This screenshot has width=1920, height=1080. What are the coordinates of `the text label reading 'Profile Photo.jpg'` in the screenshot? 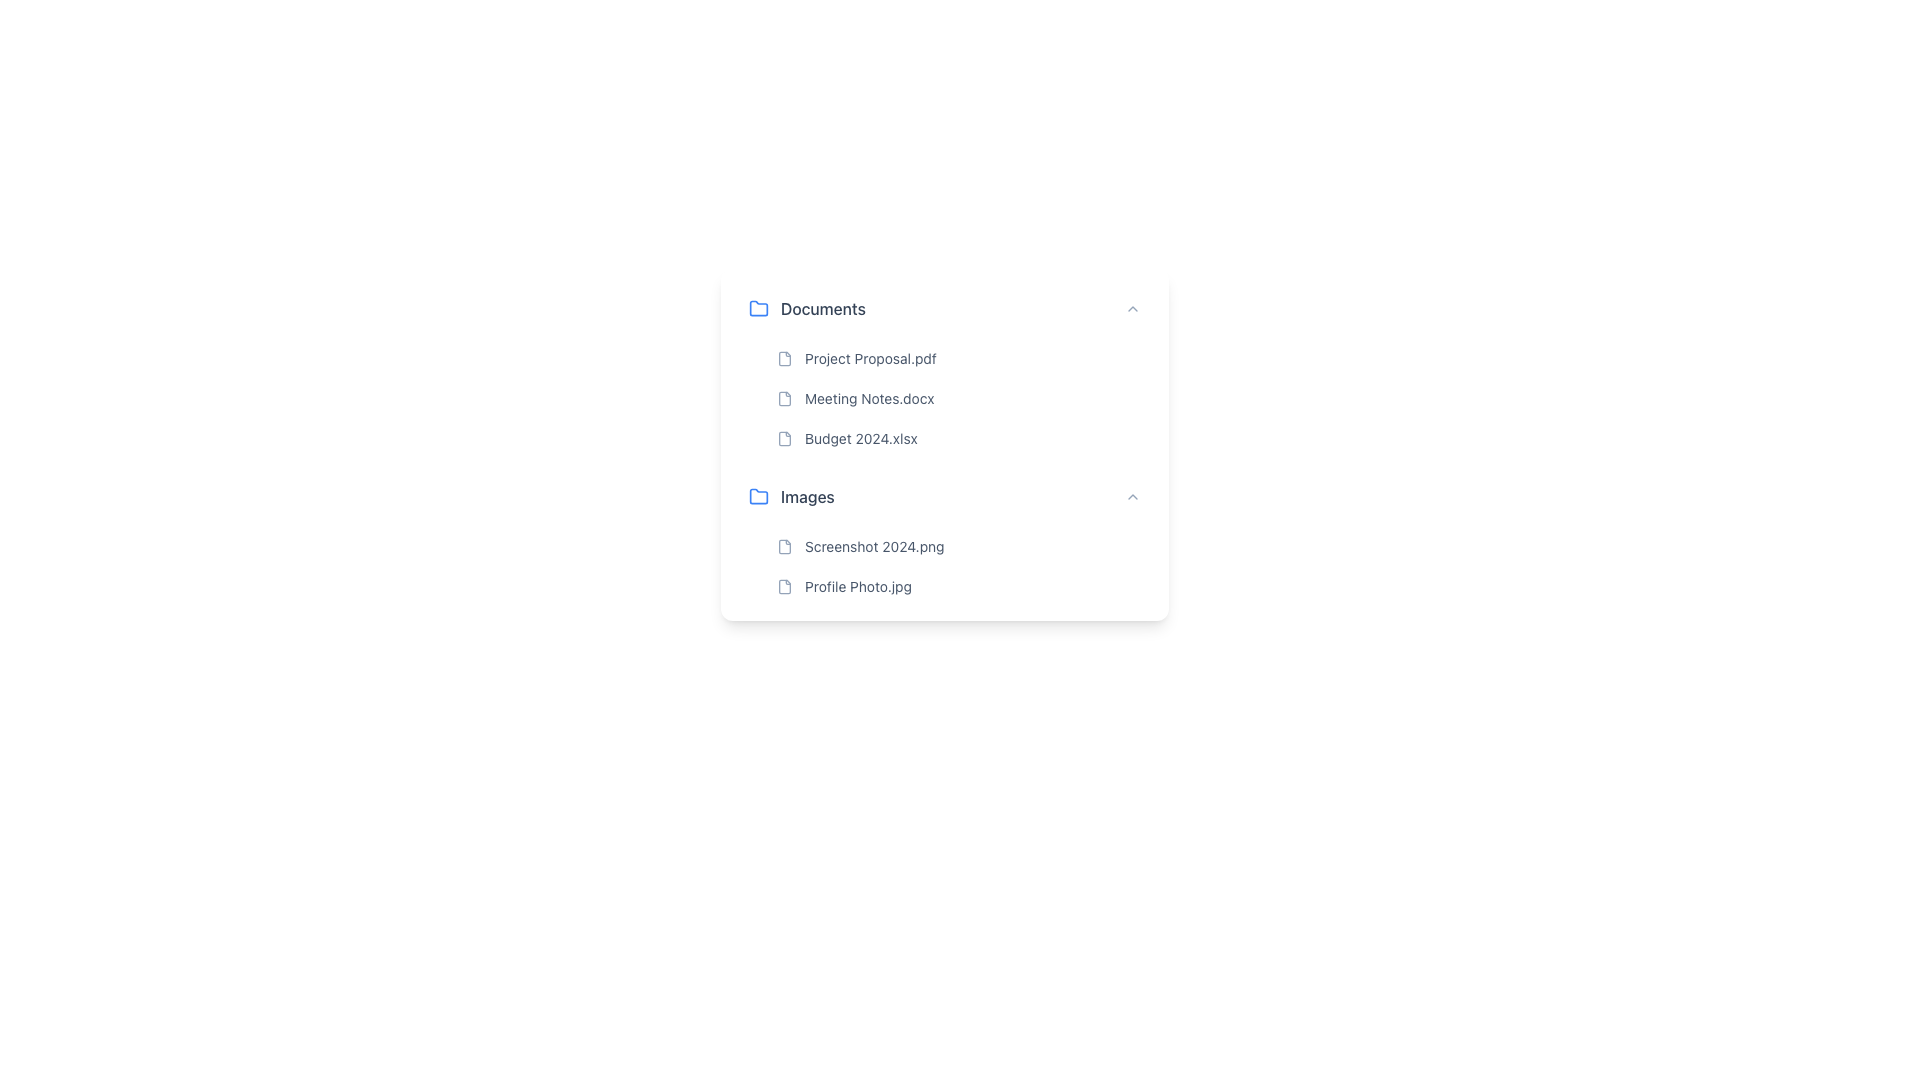 It's located at (858, 585).